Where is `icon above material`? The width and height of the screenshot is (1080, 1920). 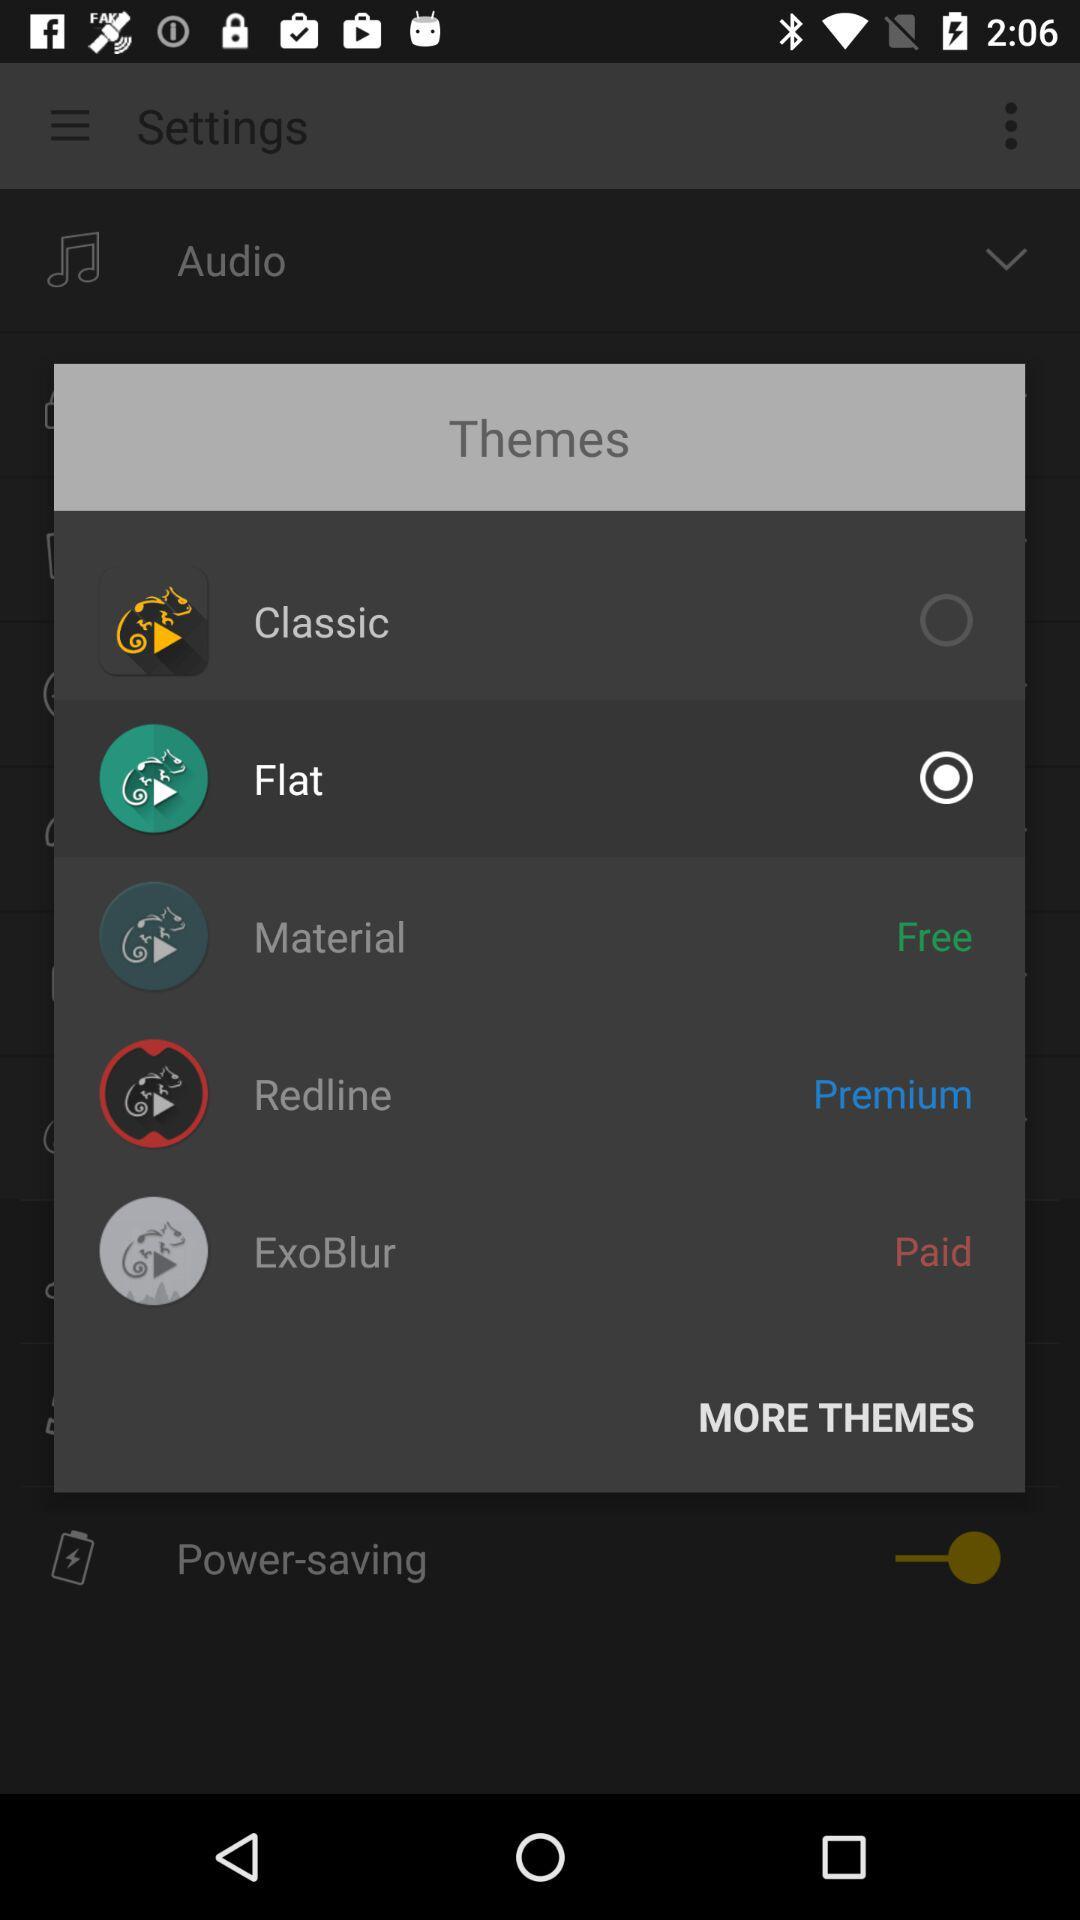
icon above material is located at coordinates (288, 777).